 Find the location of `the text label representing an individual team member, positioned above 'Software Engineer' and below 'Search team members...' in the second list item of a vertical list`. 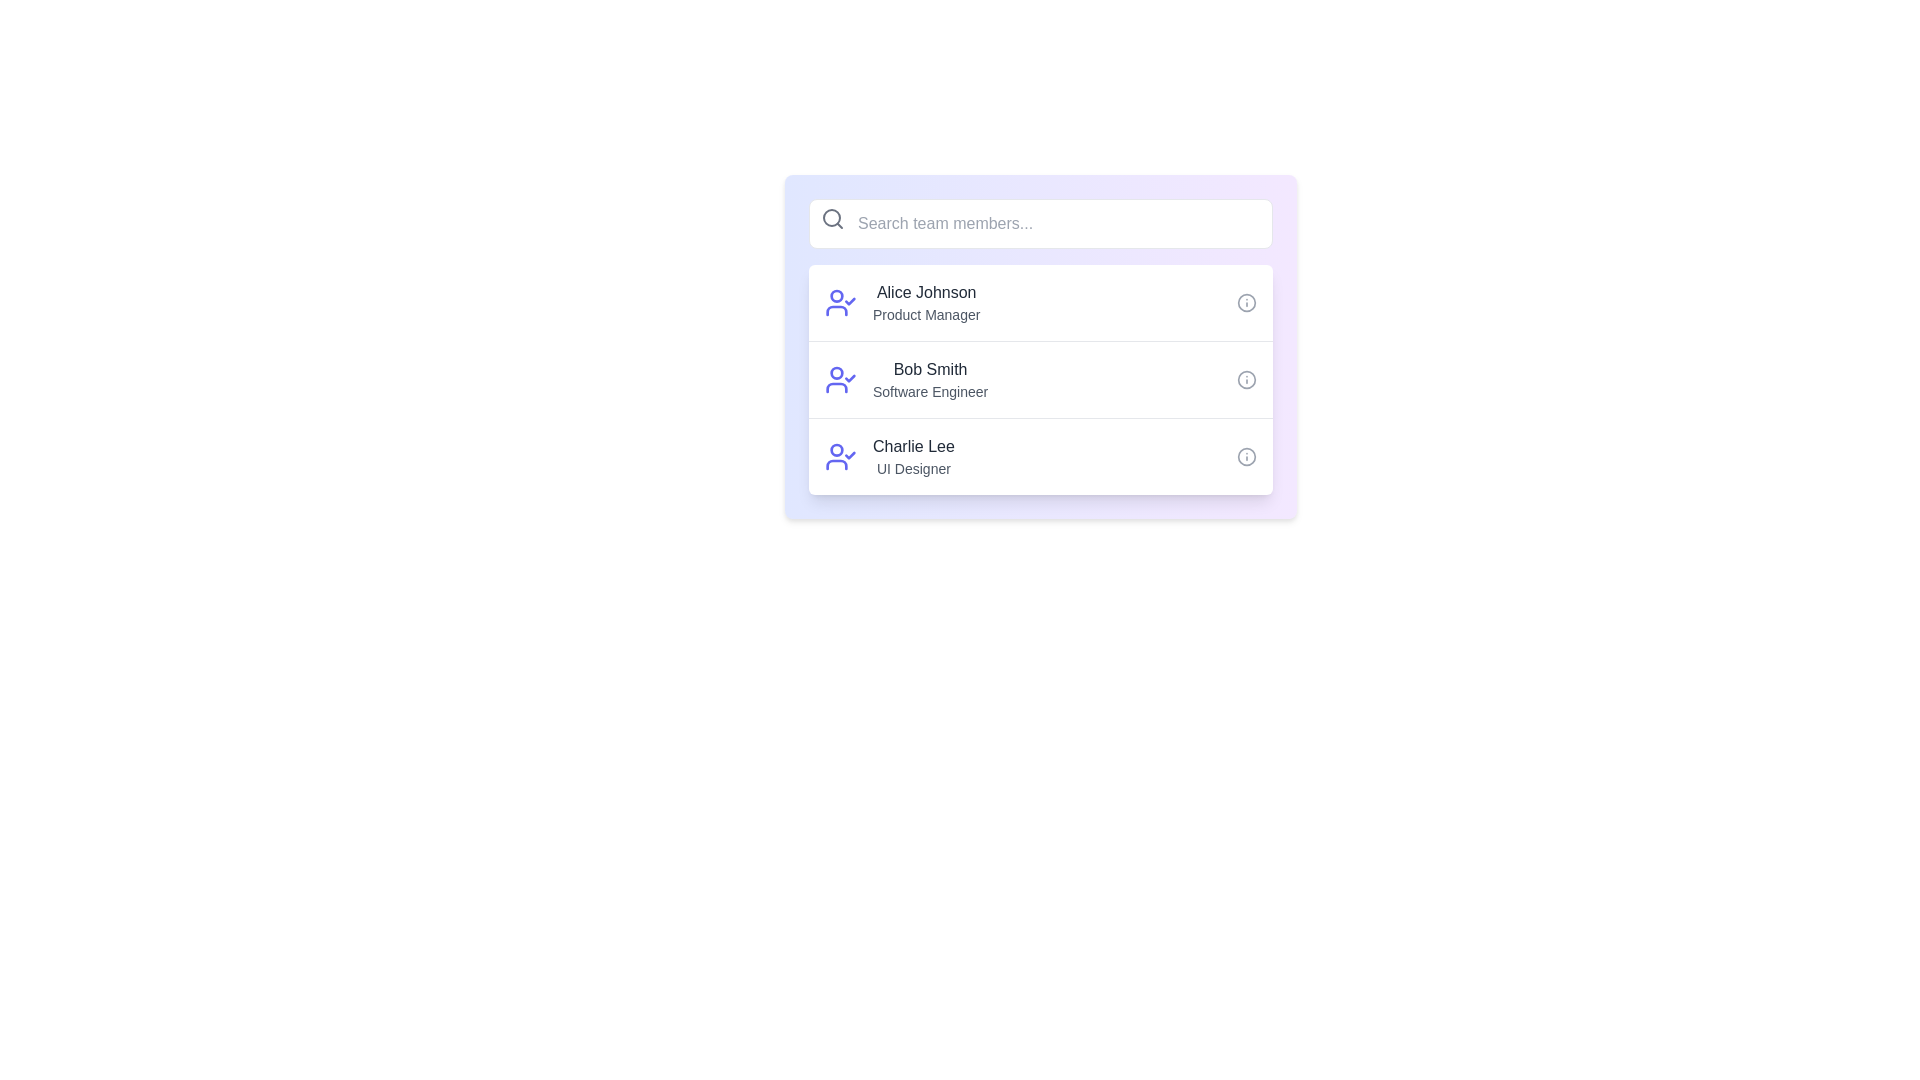

the text label representing an individual team member, positioned above 'Software Engineer' and below 'Search team members...' in the second list item of a vertical list is located at coordinates (929, 370).